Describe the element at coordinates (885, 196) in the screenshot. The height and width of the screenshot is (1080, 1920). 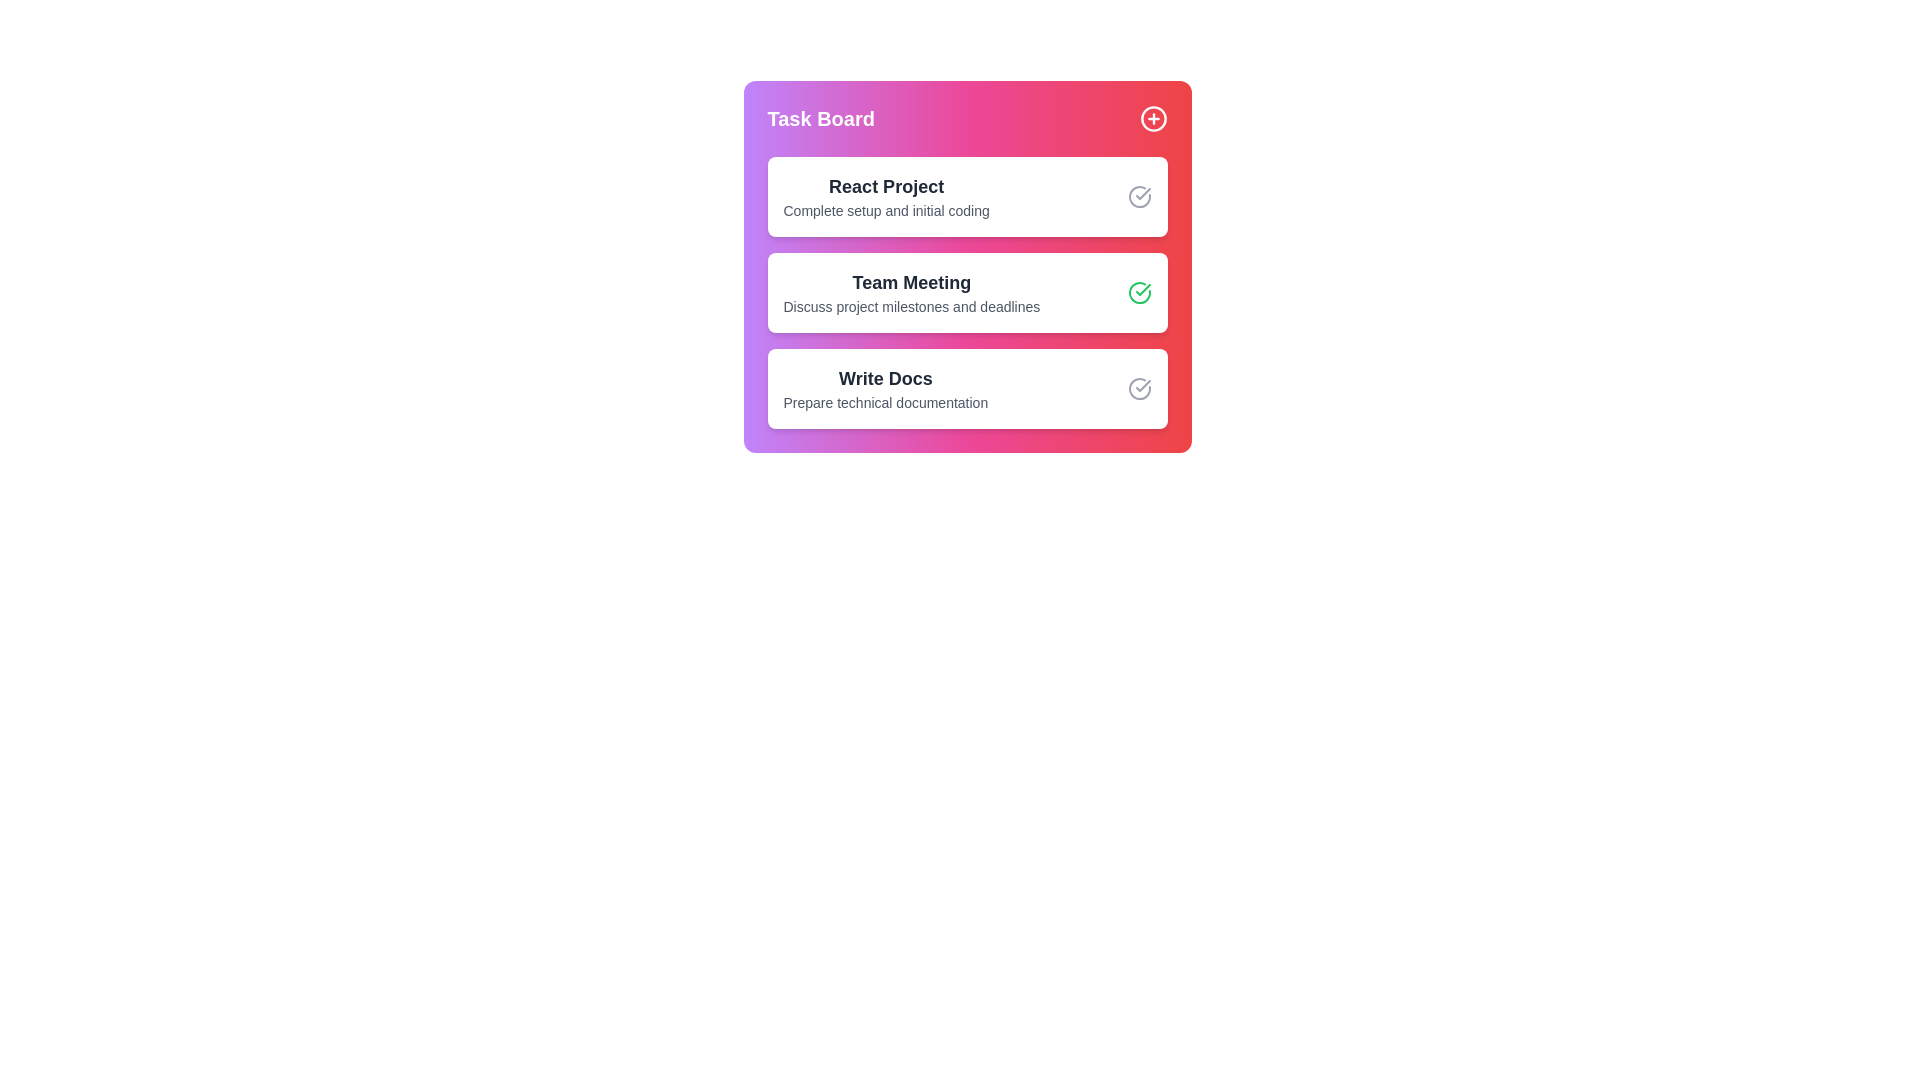
I see `the task titled 'React Project' to view its details` at that location.